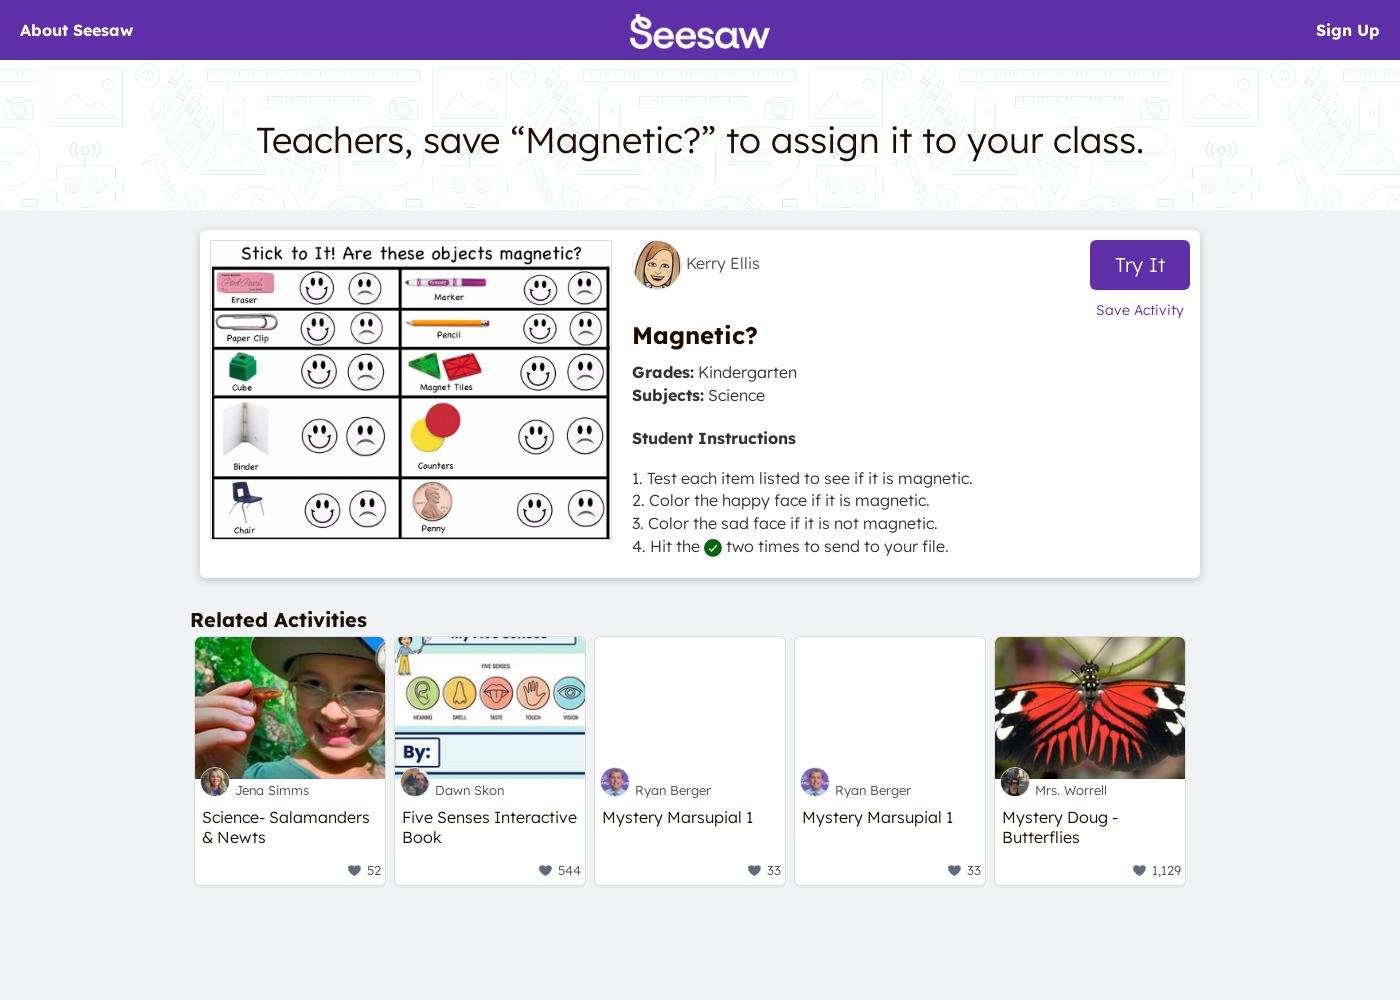  I want to click on '1. Test each item listed to see if it is magnetic.
2. Color the happy face if it is magnetic.
3. Color the sad face if it is not magnetic.
4. Hit the', so click(631, 511).